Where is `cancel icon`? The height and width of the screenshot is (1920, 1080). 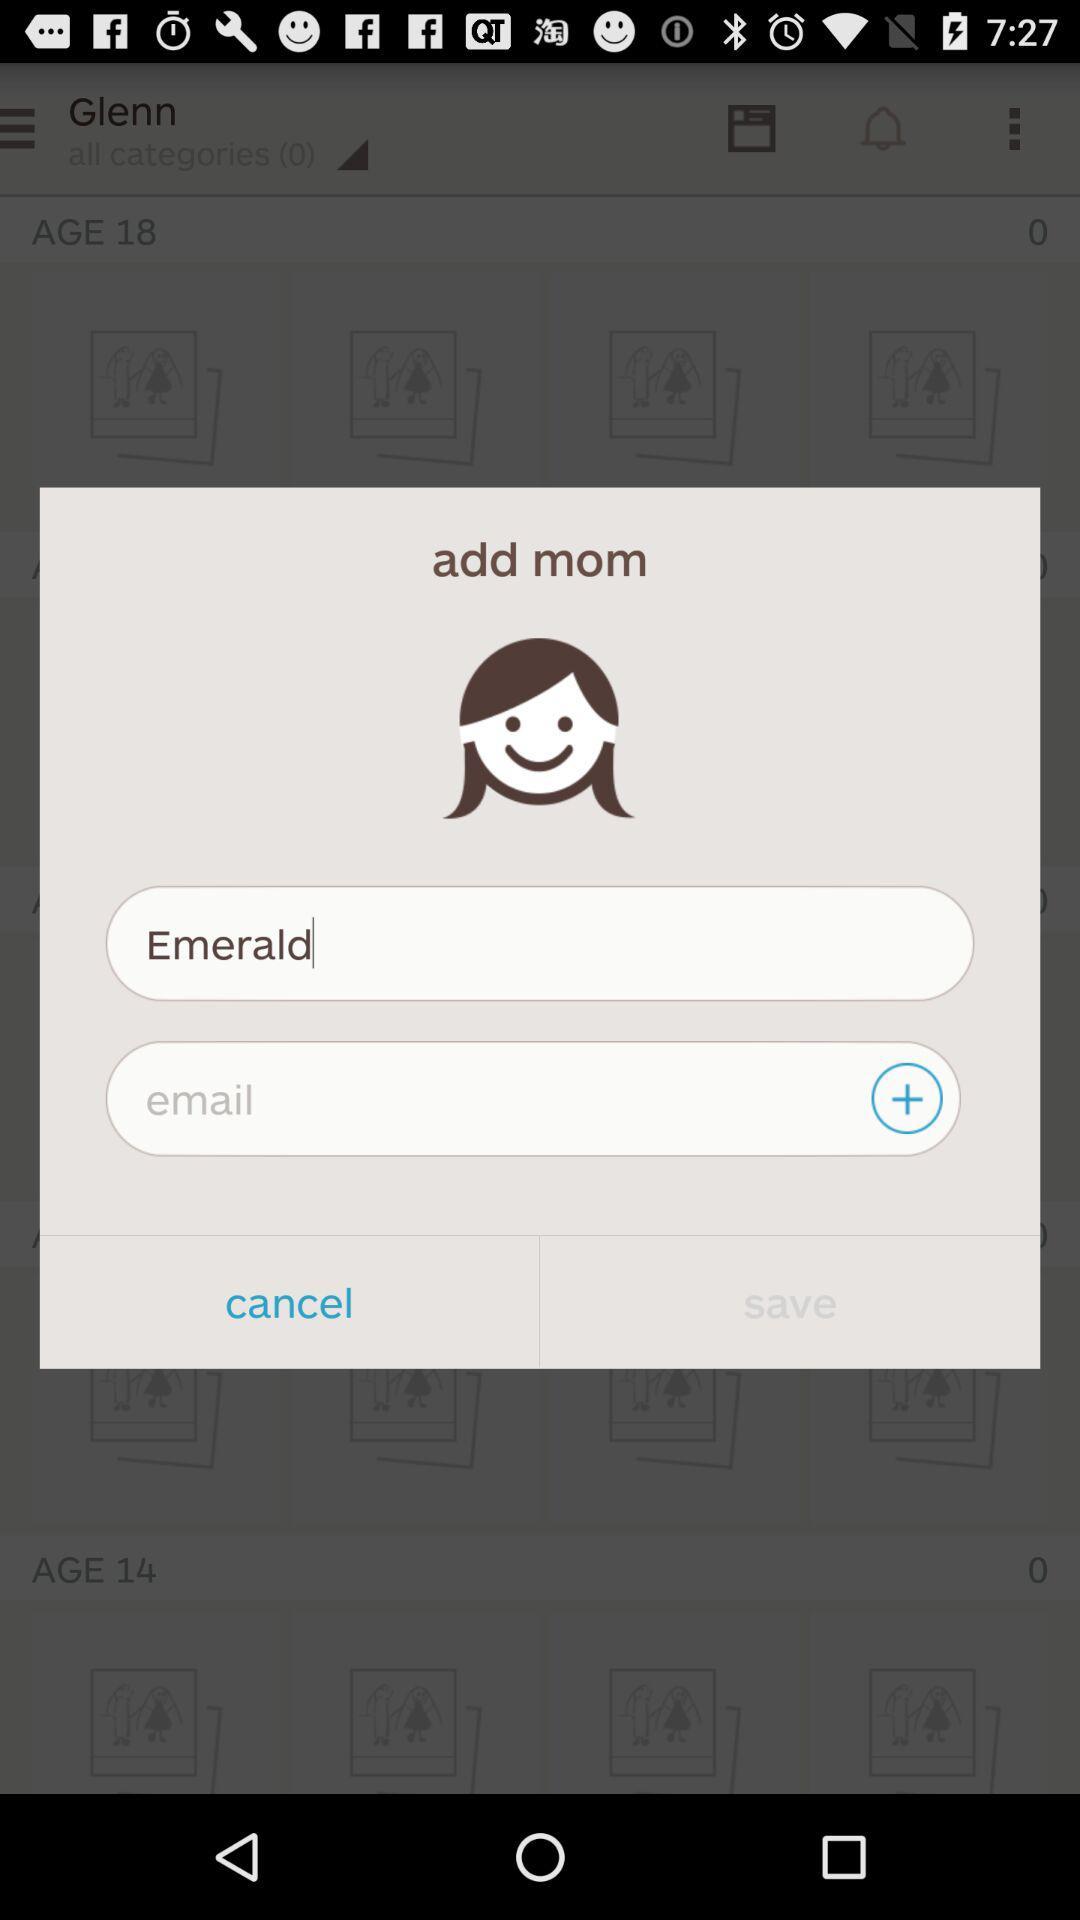 cancel icon is located at coordinates (289, 1301).